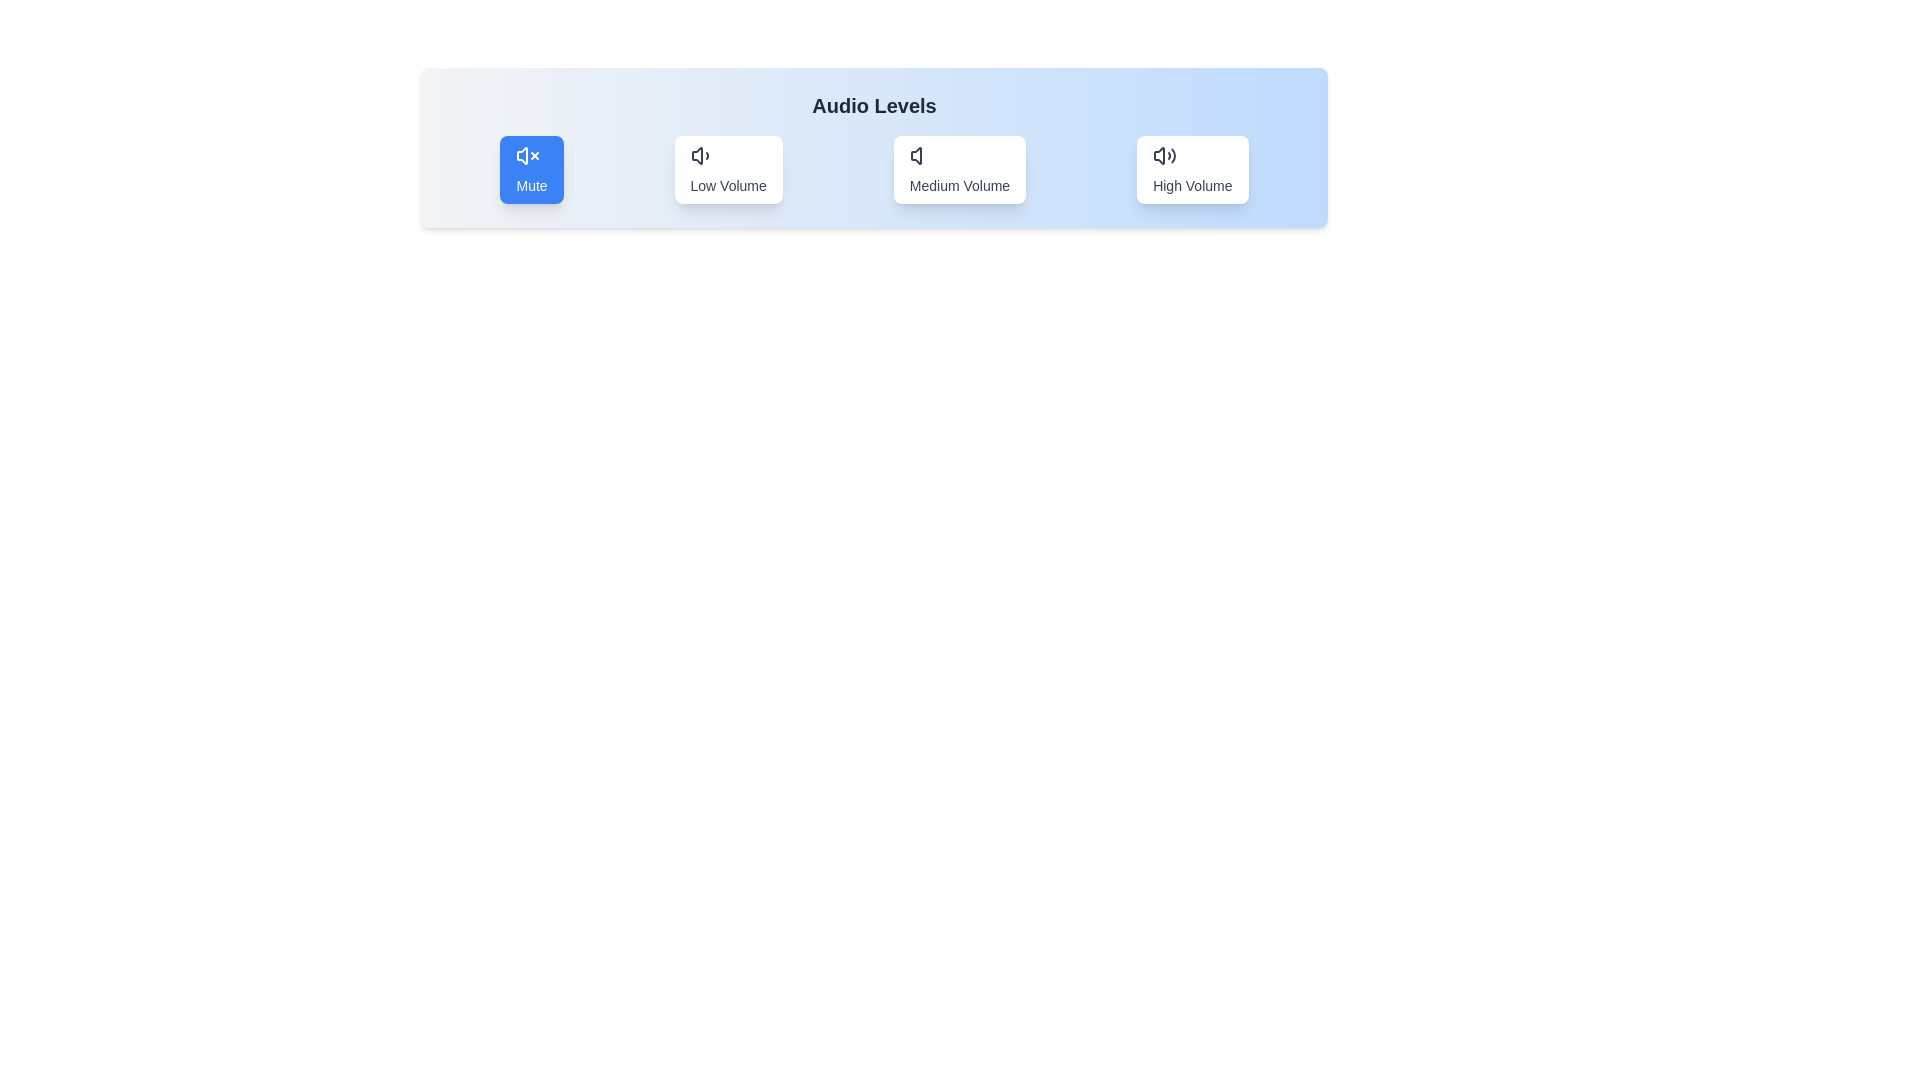 Image resolution: width=1920 pixels, height=1080 pixels. What do you see at coordinates (532, 168) in the screenshot?
I see `the button labeled 'Mute' to observe the hover effect` at bounding box center [532, 168].